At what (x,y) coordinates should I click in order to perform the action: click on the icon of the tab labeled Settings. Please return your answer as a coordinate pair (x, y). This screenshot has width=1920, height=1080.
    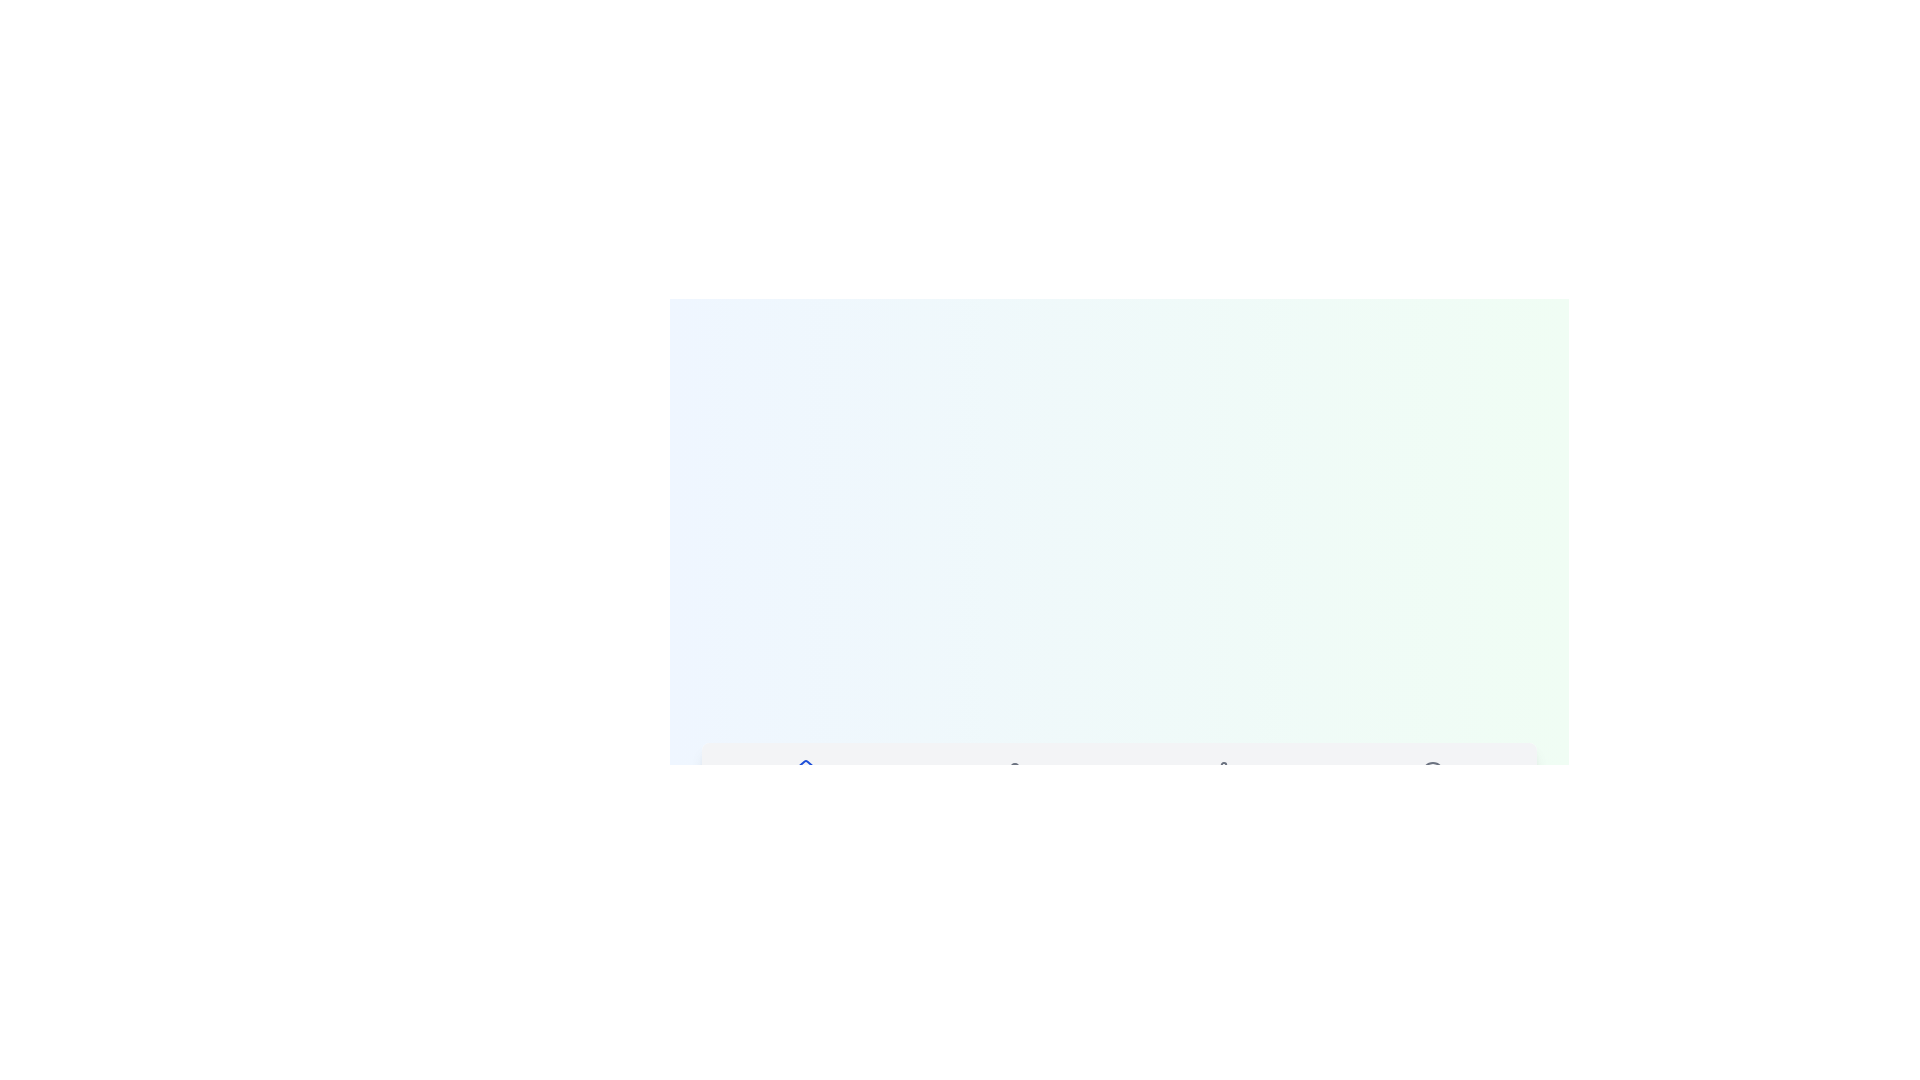
    Looking at the image, I should click on (1222, 771).